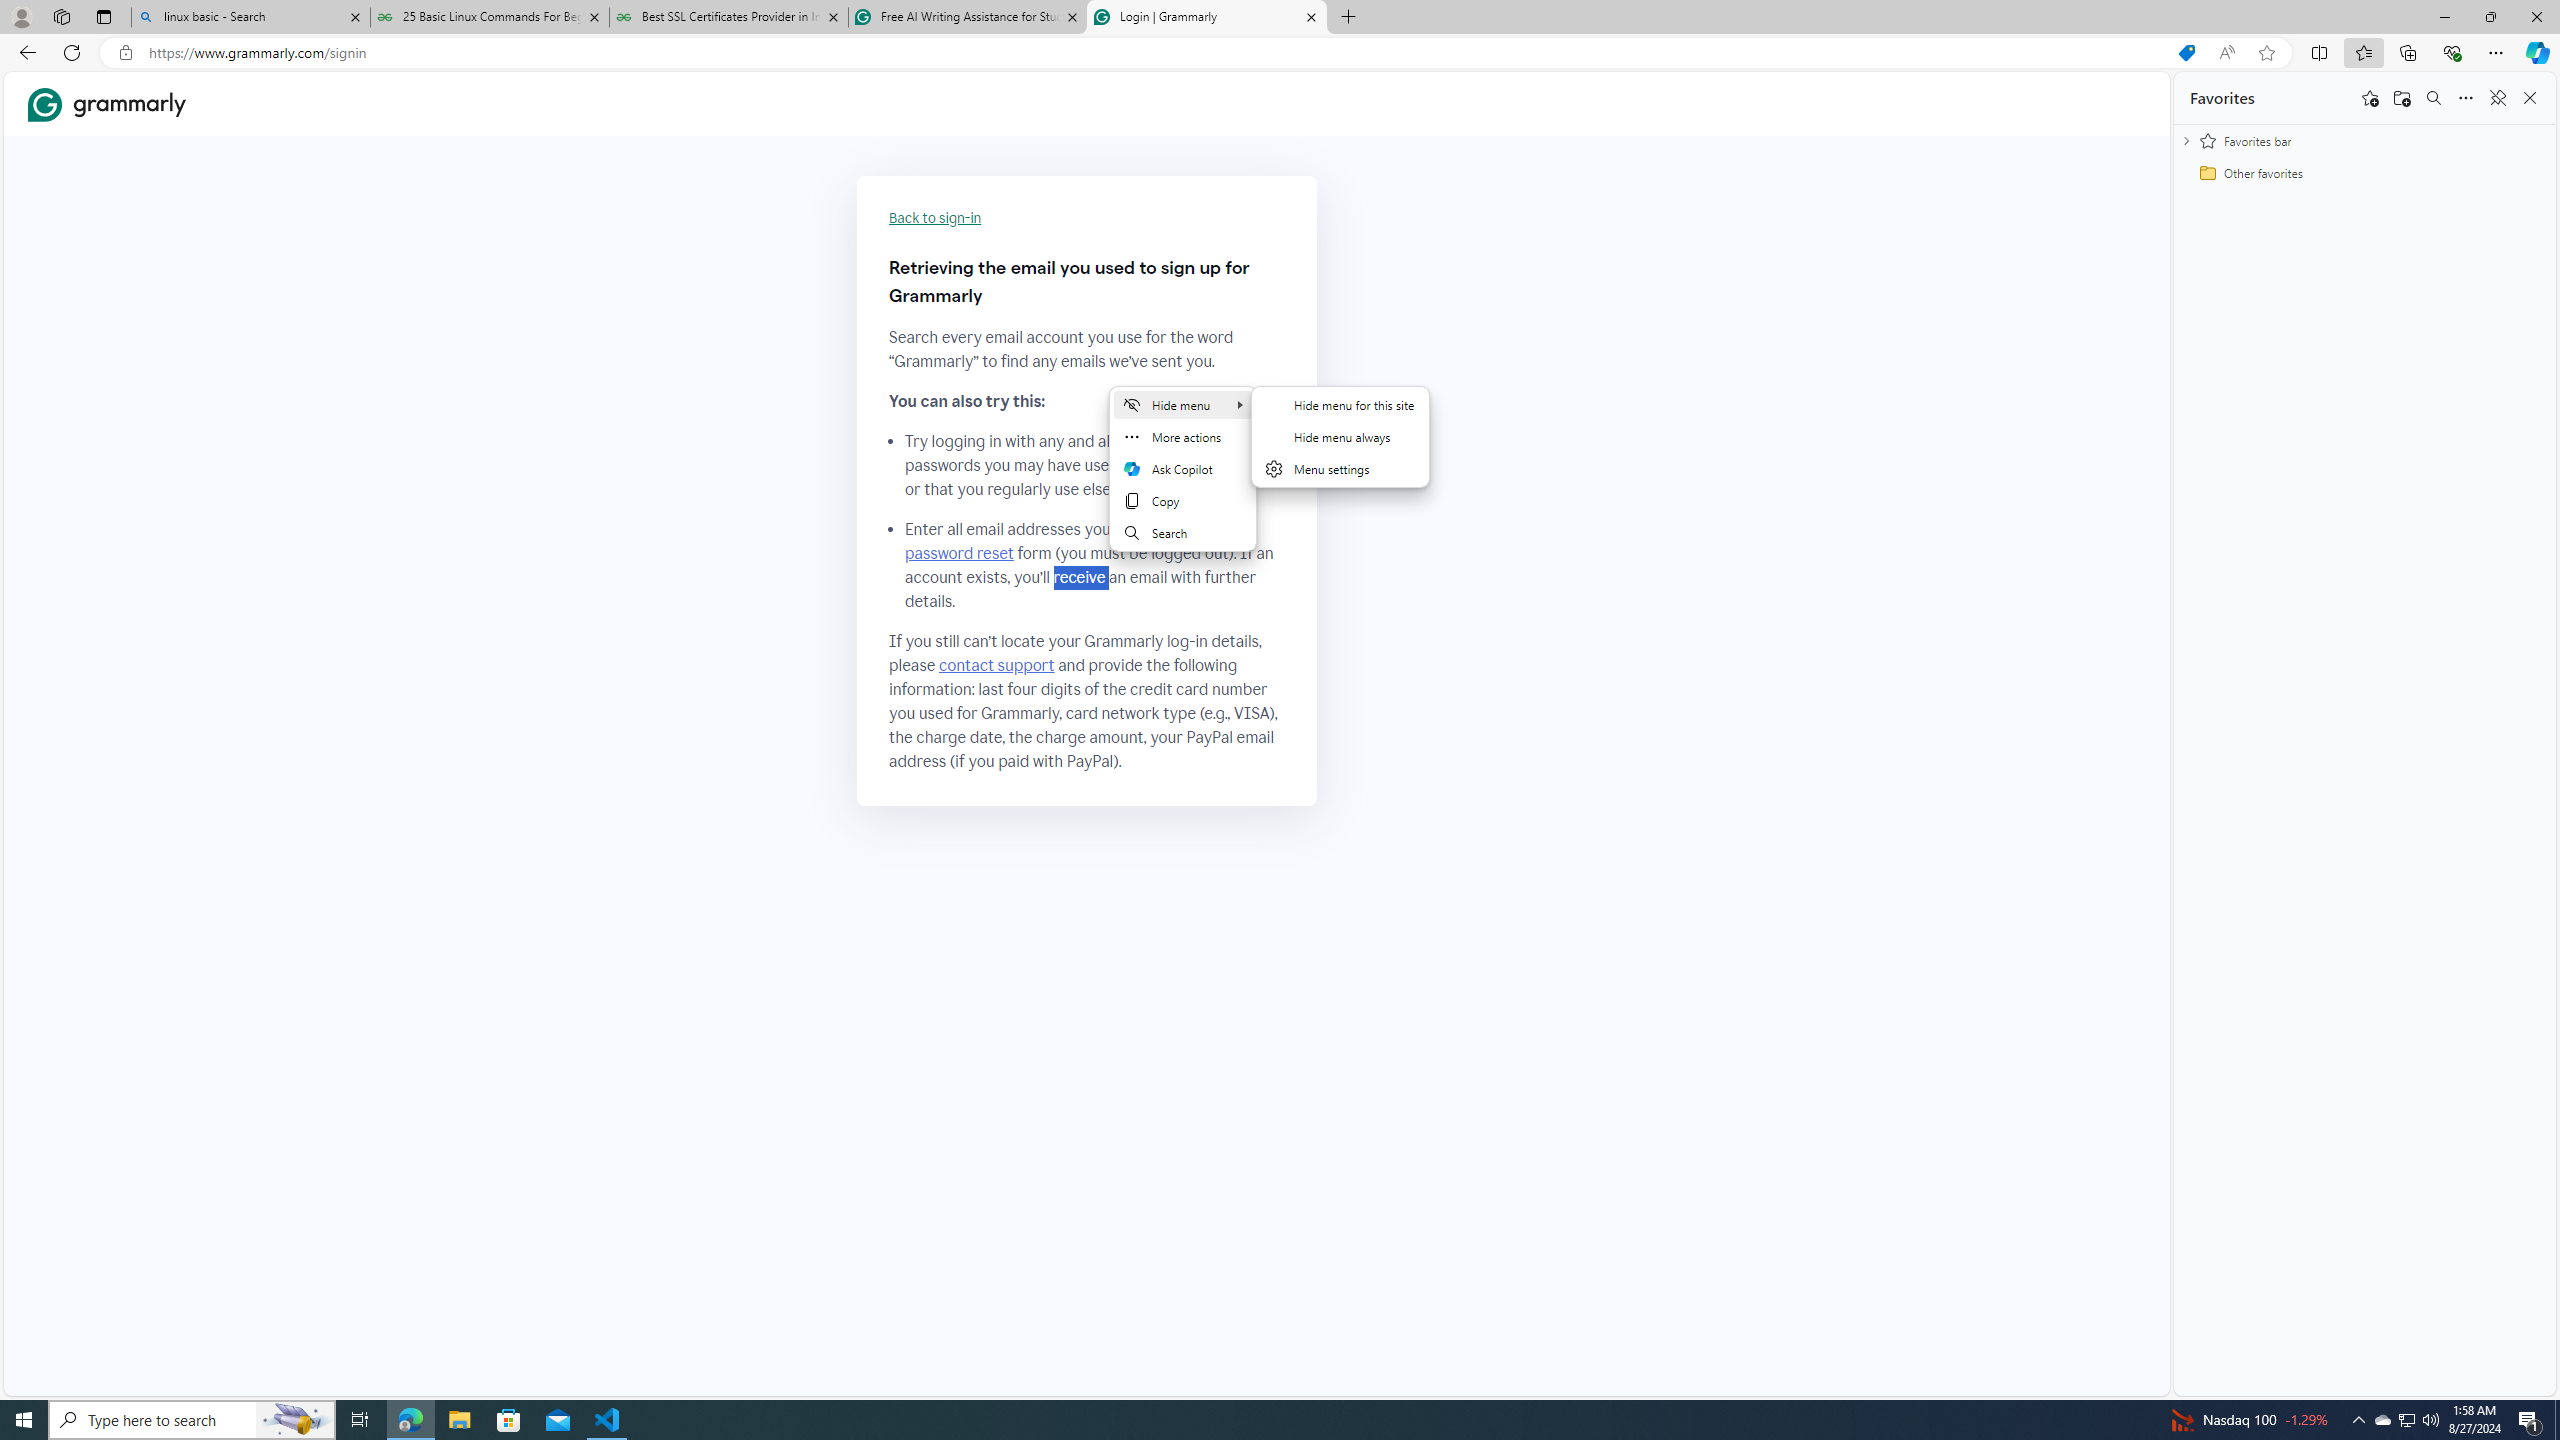 The height and width of the screenshot is (1440, 2560). Describe the element at coordinates (934, 218) in the screenshot. I see `'Back to sign-in'` at that location.